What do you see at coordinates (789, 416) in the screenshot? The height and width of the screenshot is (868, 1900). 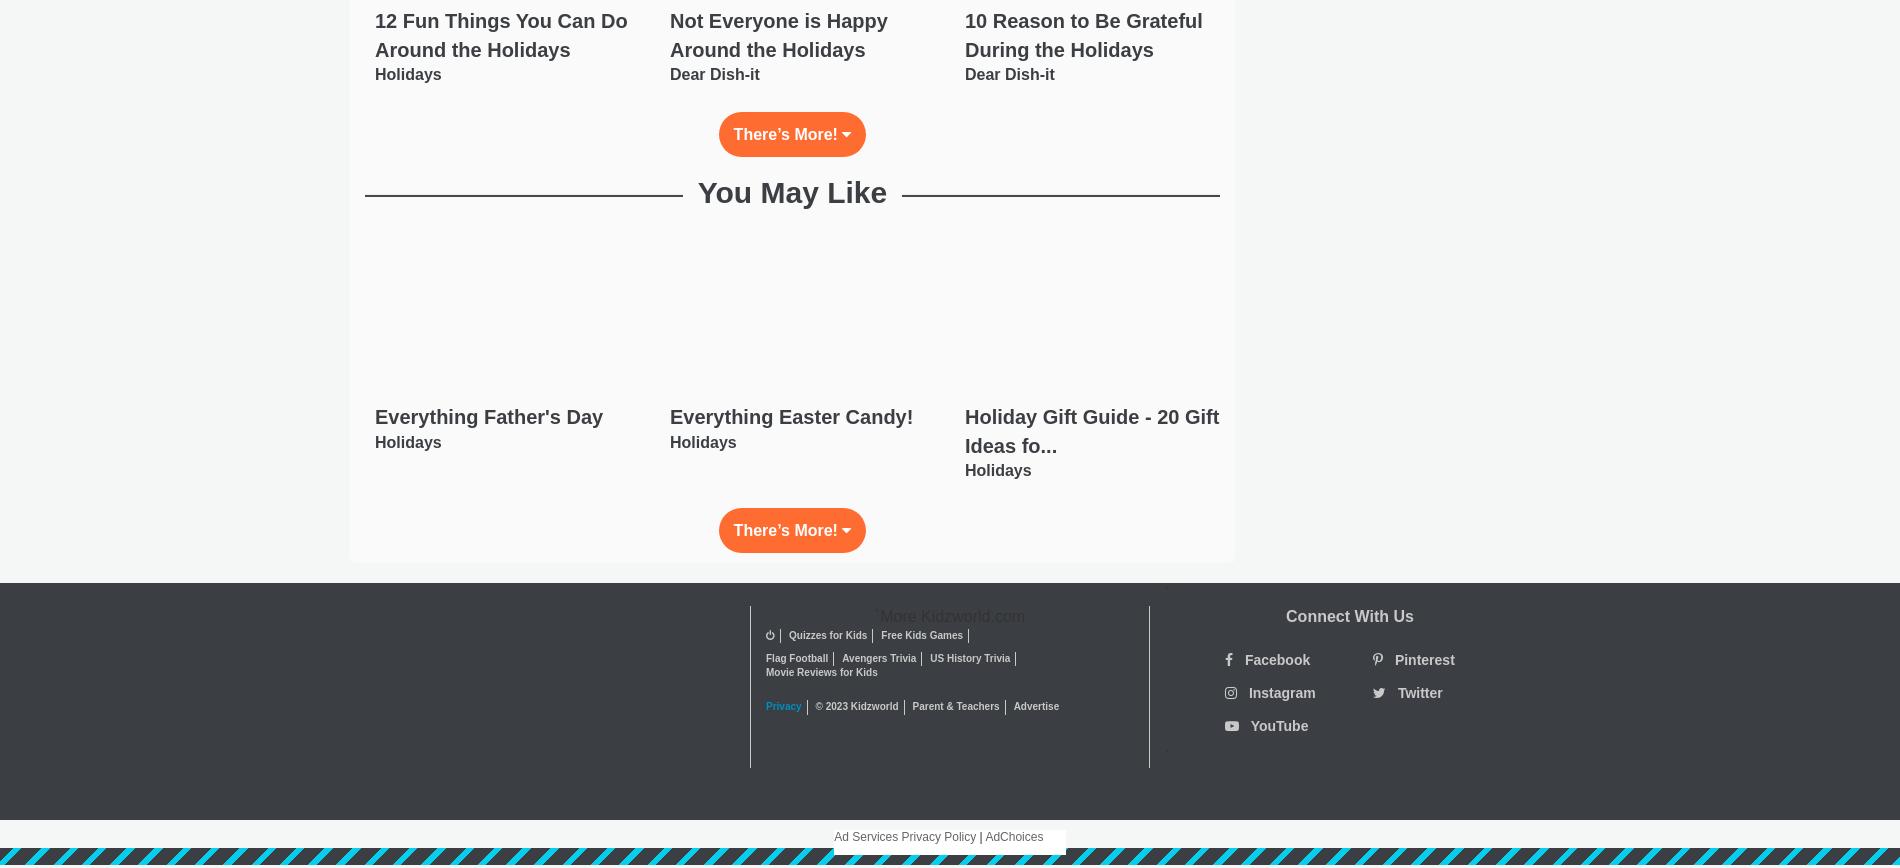 I see `'Everything Easter Candy!'` at bounding box center [789, 416].